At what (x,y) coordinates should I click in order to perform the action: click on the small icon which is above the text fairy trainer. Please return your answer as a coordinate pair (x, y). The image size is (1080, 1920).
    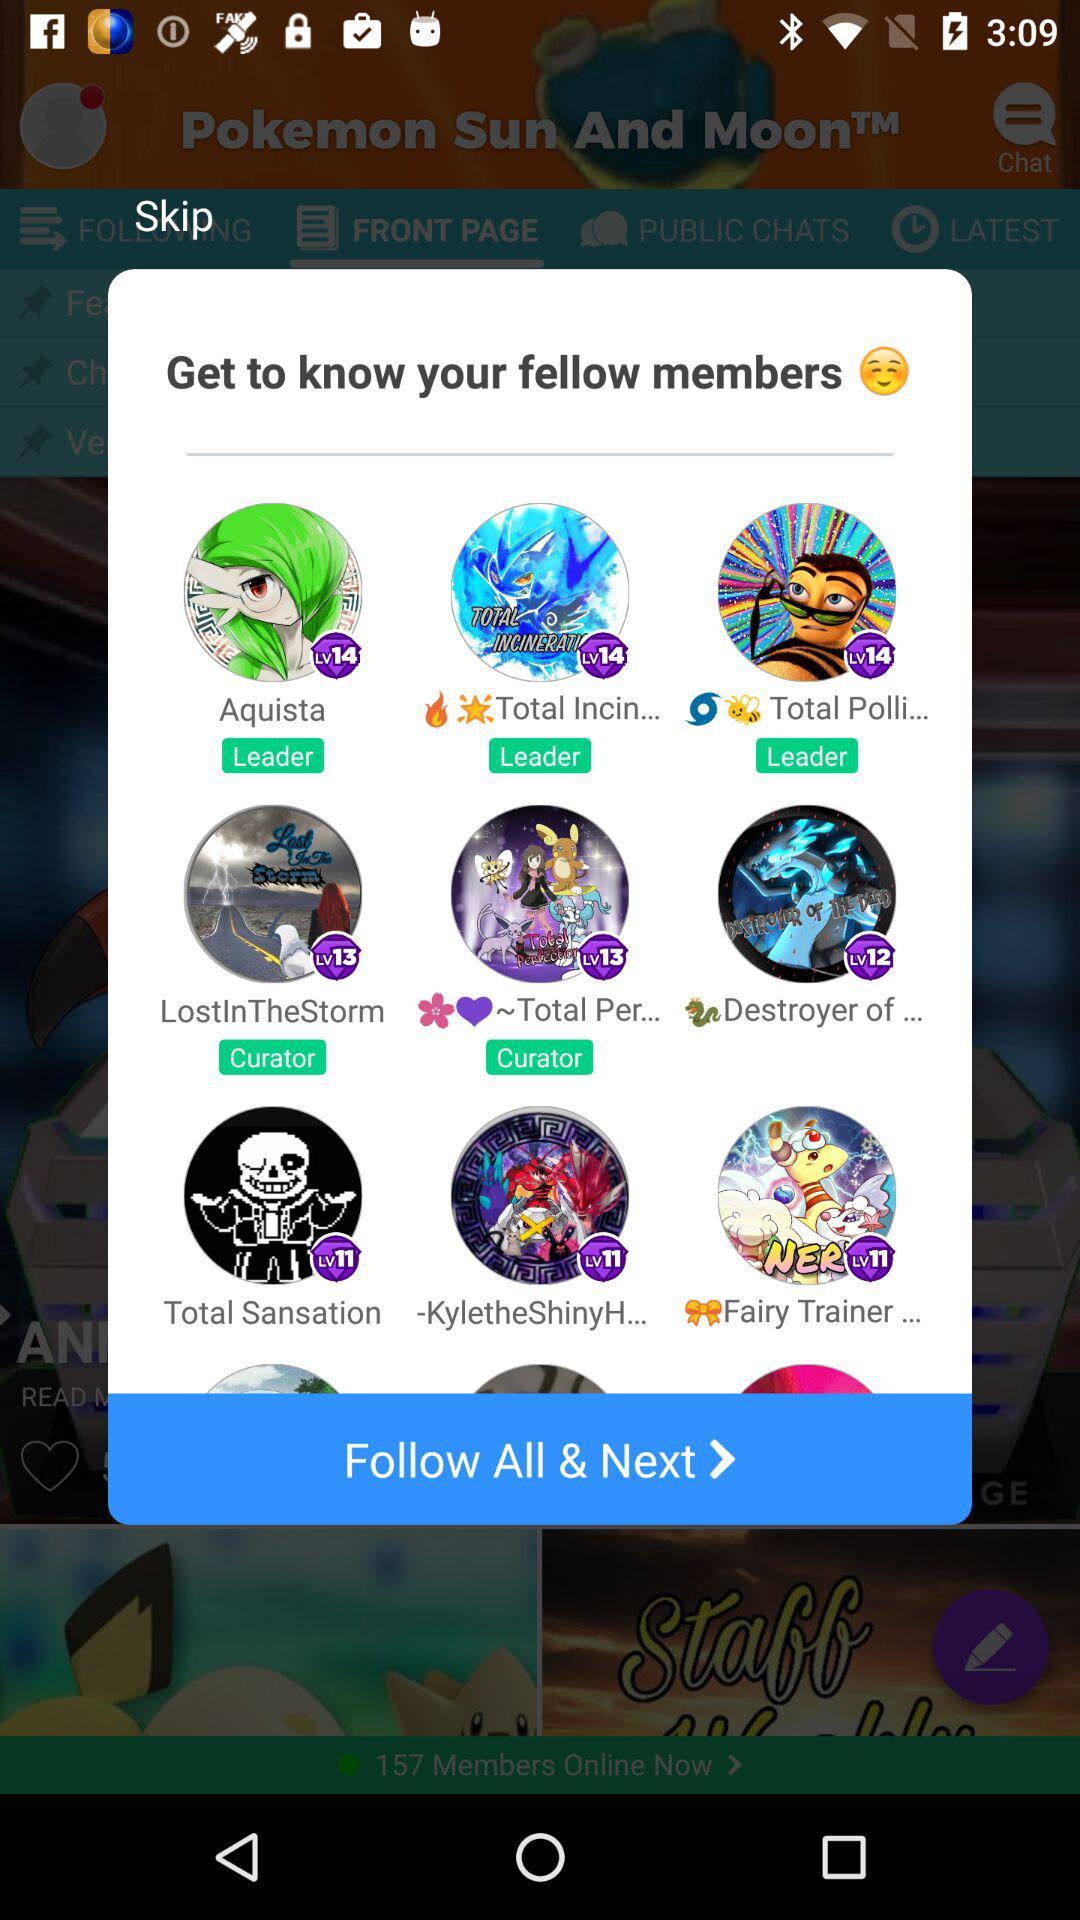
    Looking at the image, I should click on (869, 1257).